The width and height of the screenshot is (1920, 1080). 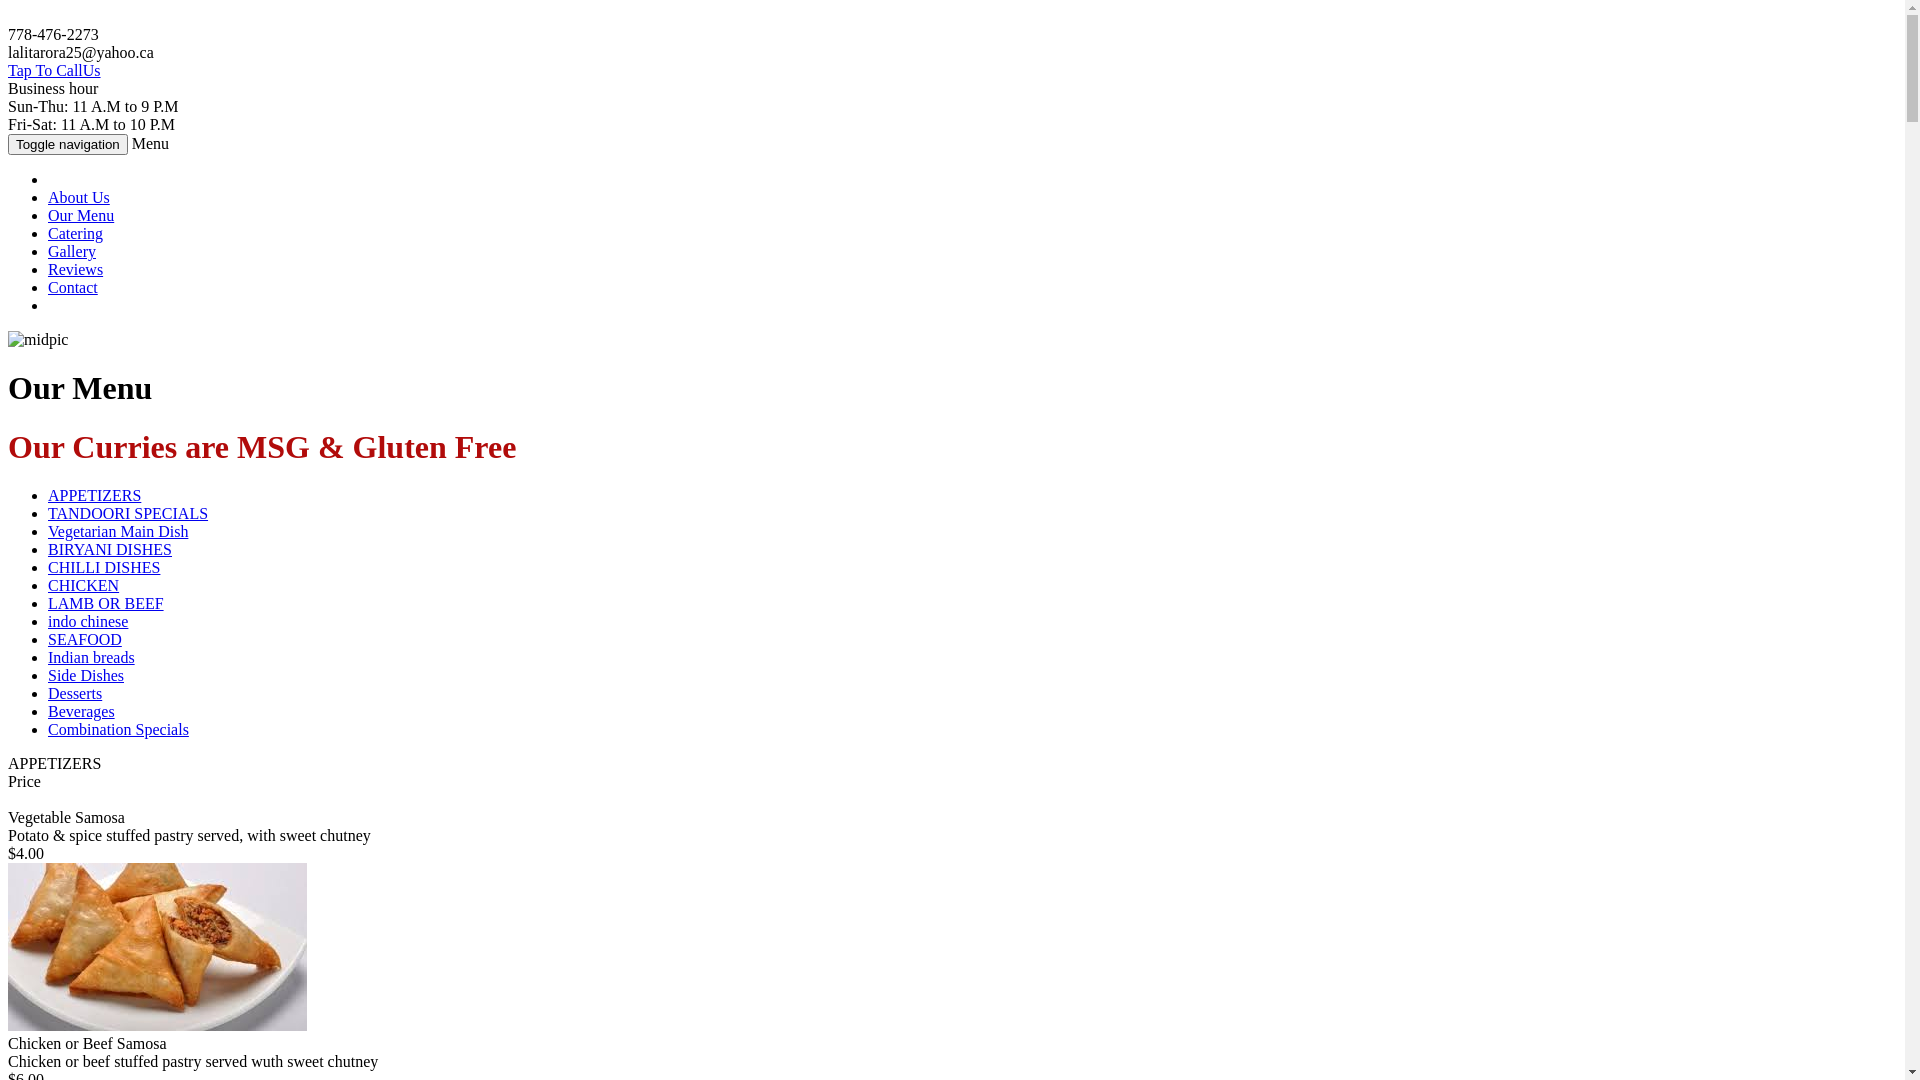 I want to click on 'Our Menu', so click(x=80, y=215).